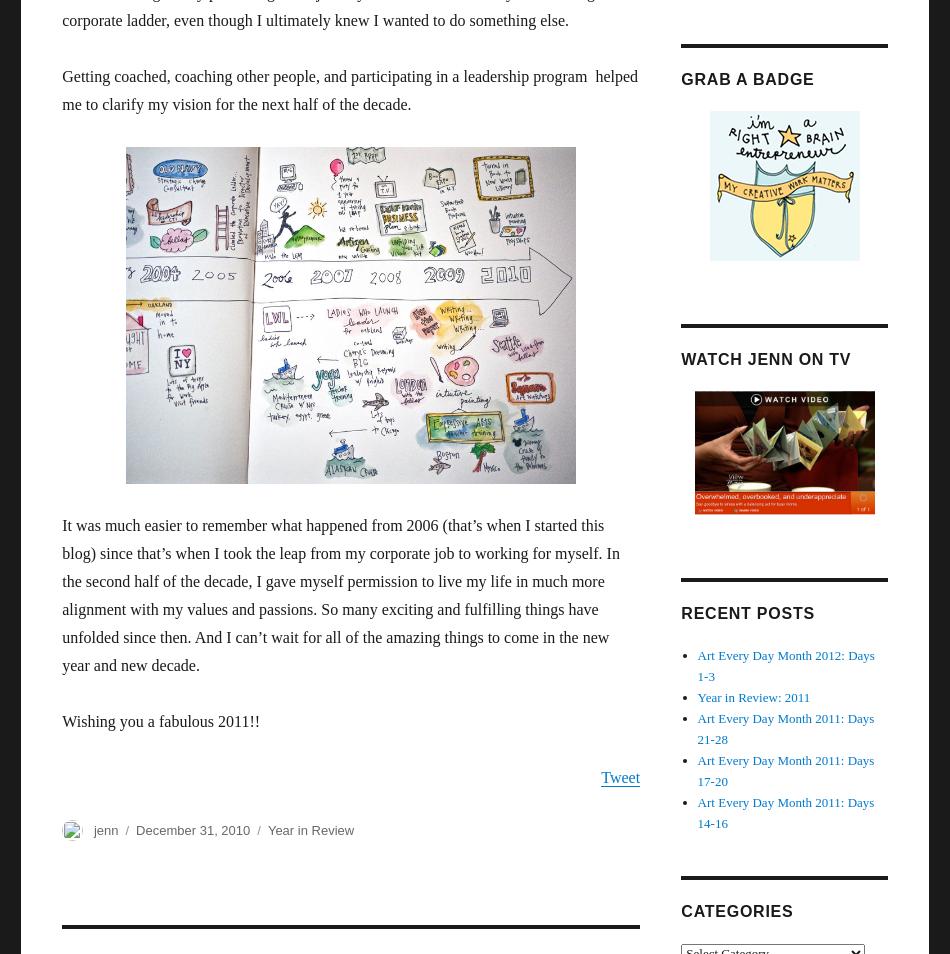 Image resolution: width=950 pixels, height=954 pixels. Describe the element at coordinates (620, 777) in the screenshot. I see `'Tweet'` at that location.